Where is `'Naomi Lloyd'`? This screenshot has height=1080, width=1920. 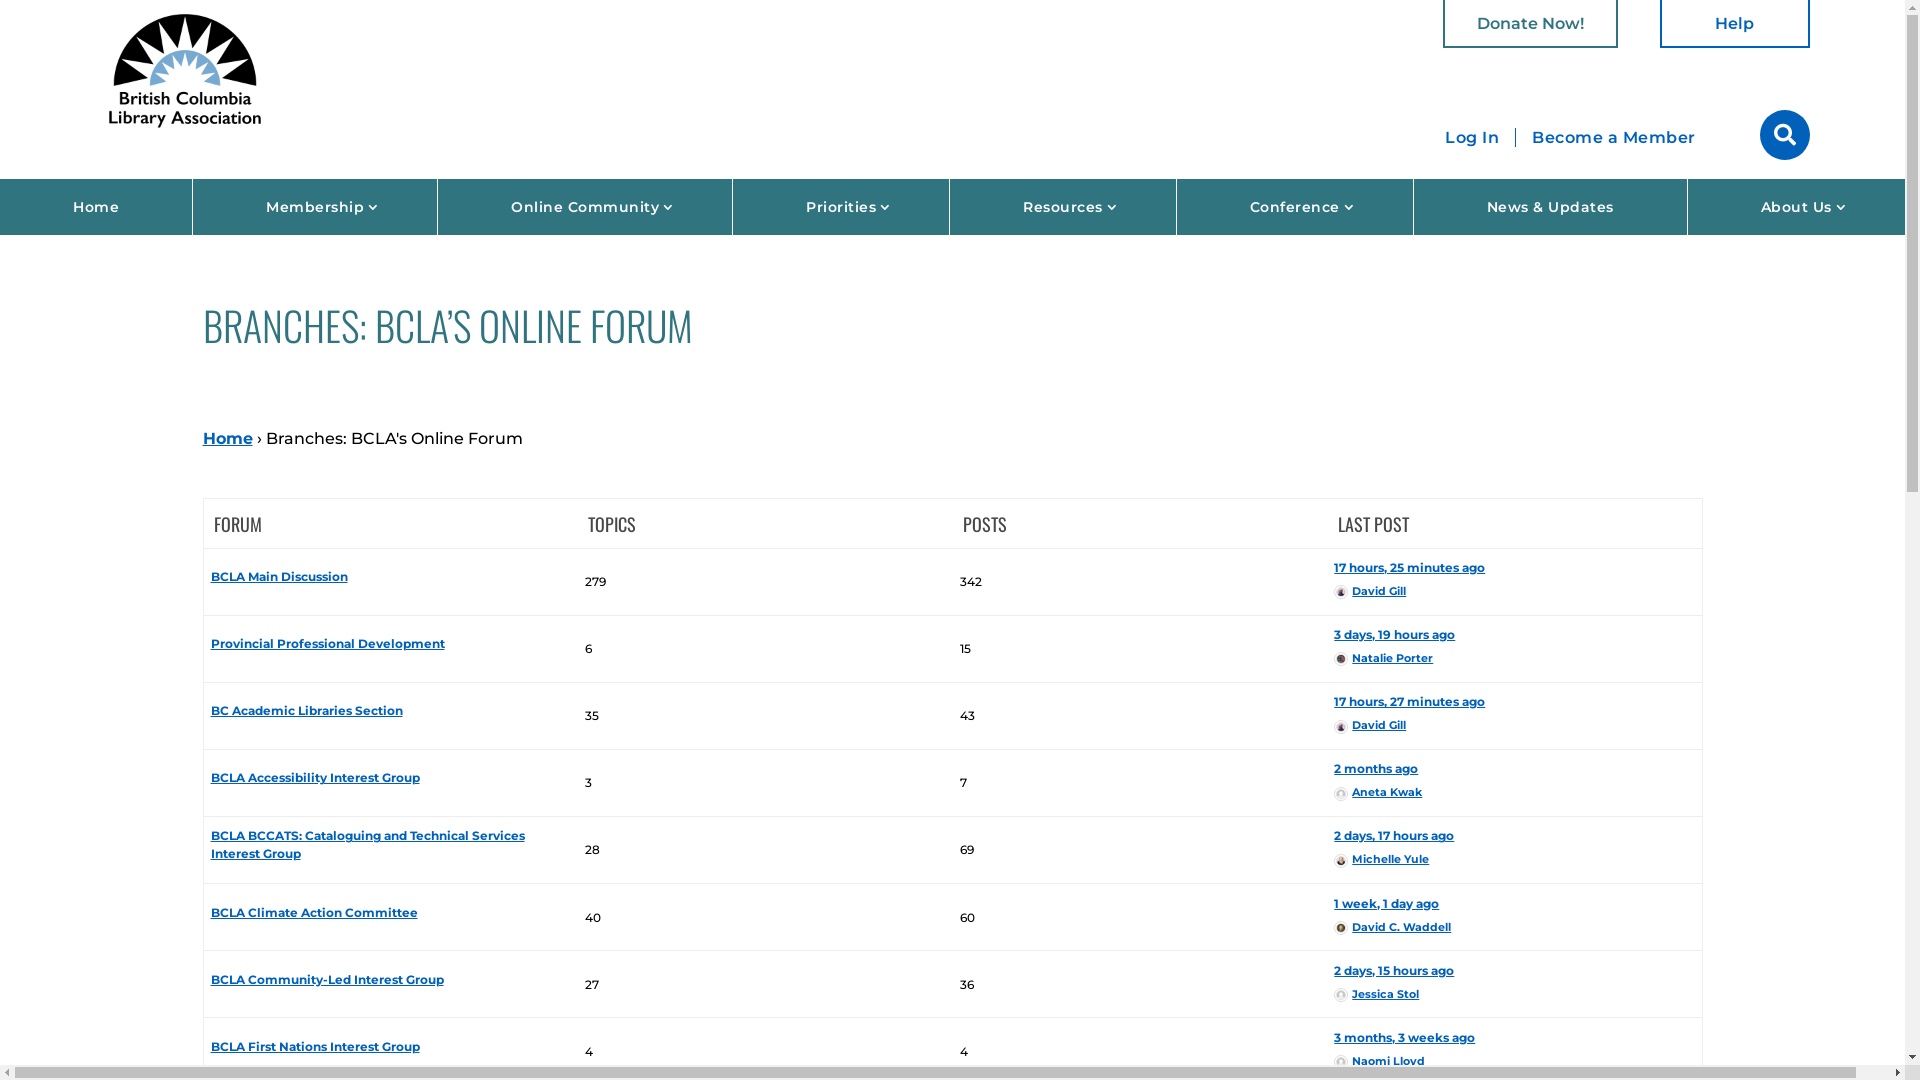
'Naomi Lloyd' is located at coordinates (1378, 1059).